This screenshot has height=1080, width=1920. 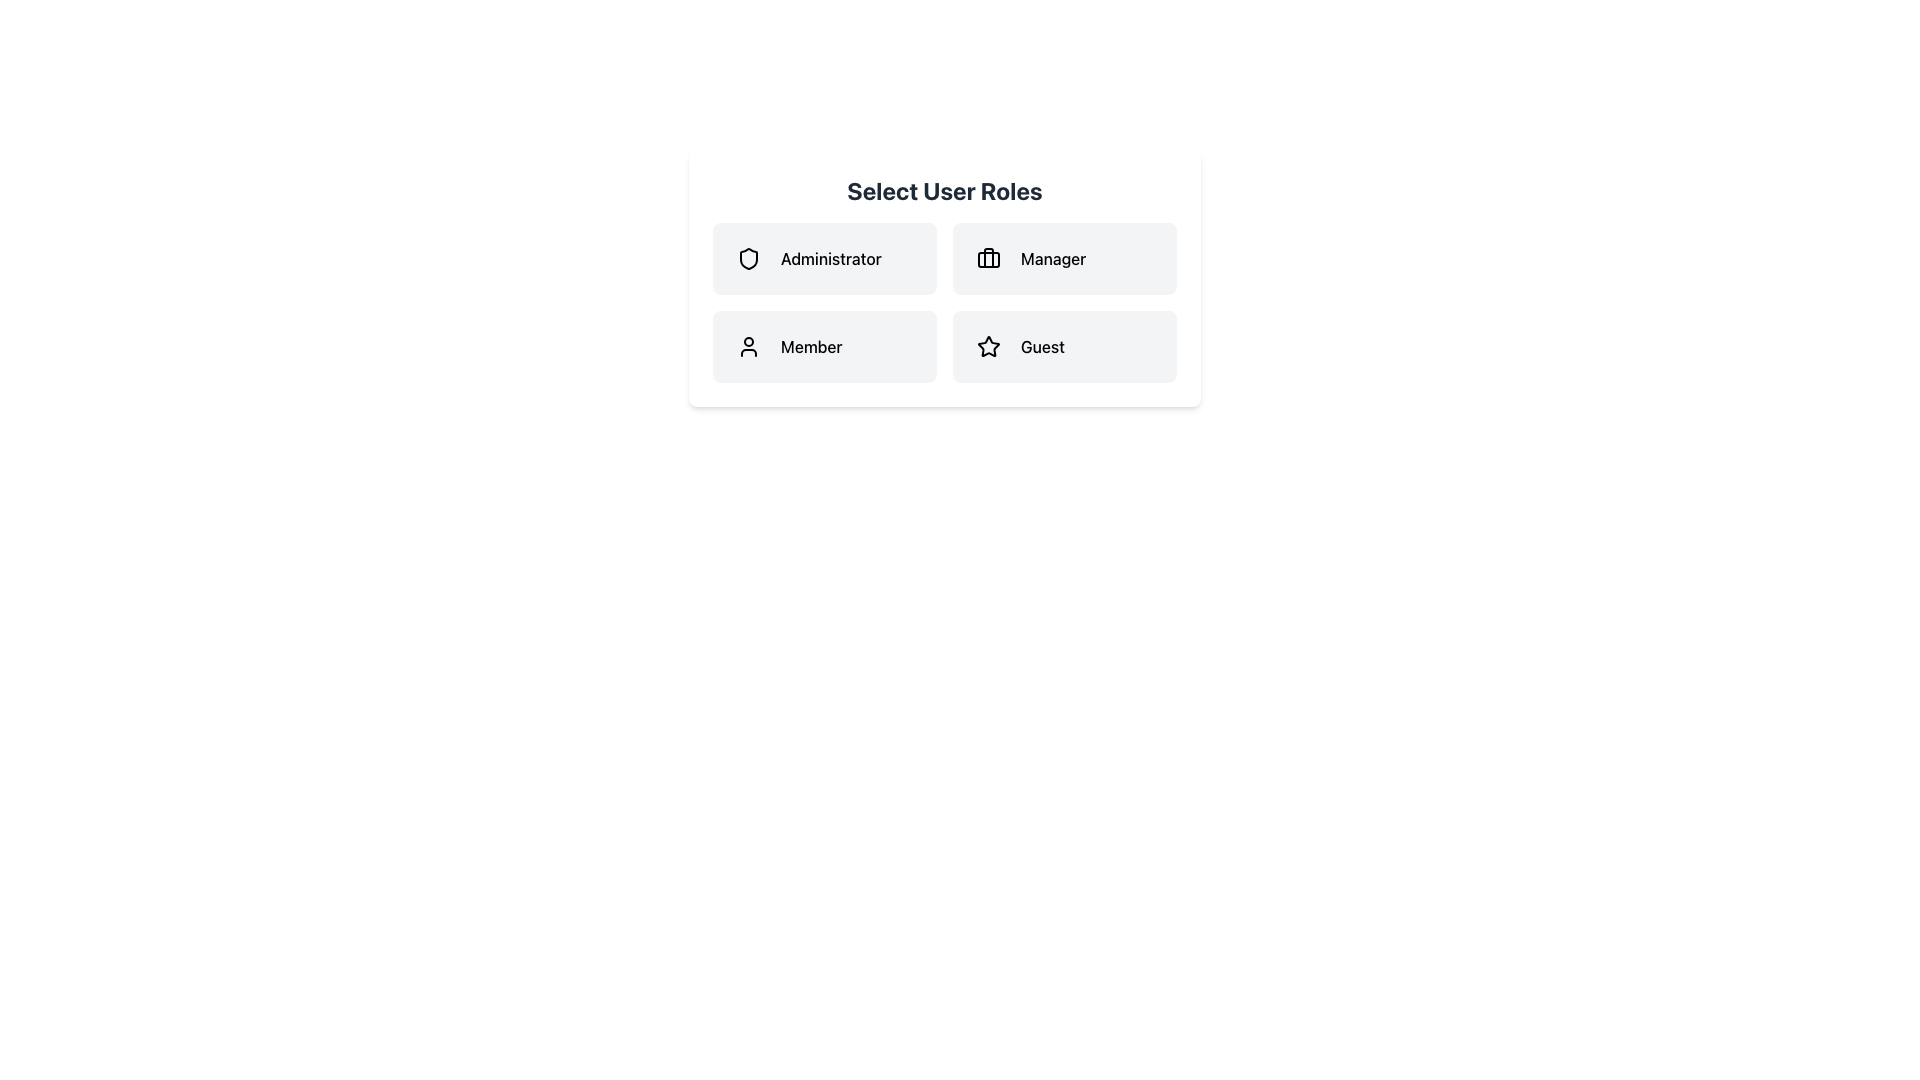 What do you see at coordinates (1052, 257) in the screenshot?
I see `text label that displays 'Manager', which is located in the upper-right section of the user role selection grid` at bounding box center [1052, 257].